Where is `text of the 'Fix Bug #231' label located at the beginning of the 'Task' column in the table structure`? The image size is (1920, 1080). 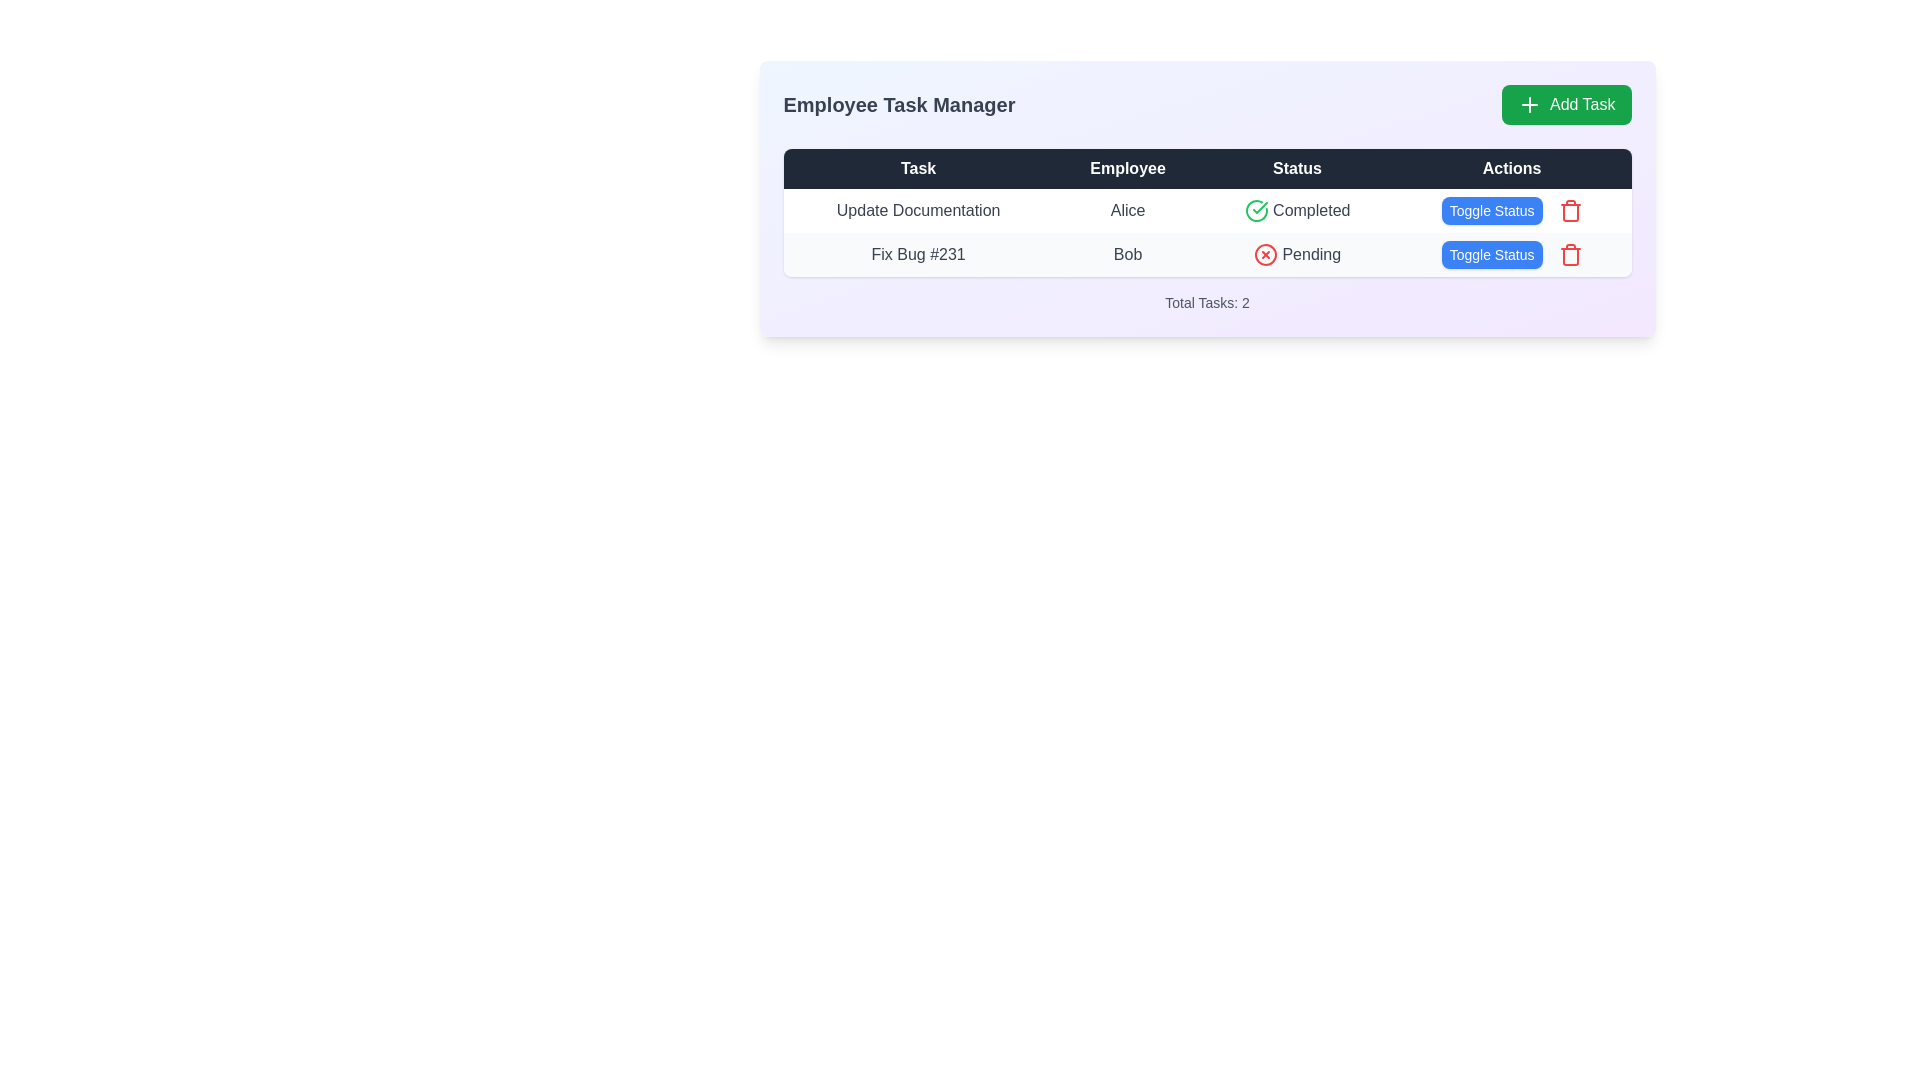
text of the 'Fix Bug #231' label located at the beginning of the 'Task' column in the table structure is located at coordinates (917, 253).